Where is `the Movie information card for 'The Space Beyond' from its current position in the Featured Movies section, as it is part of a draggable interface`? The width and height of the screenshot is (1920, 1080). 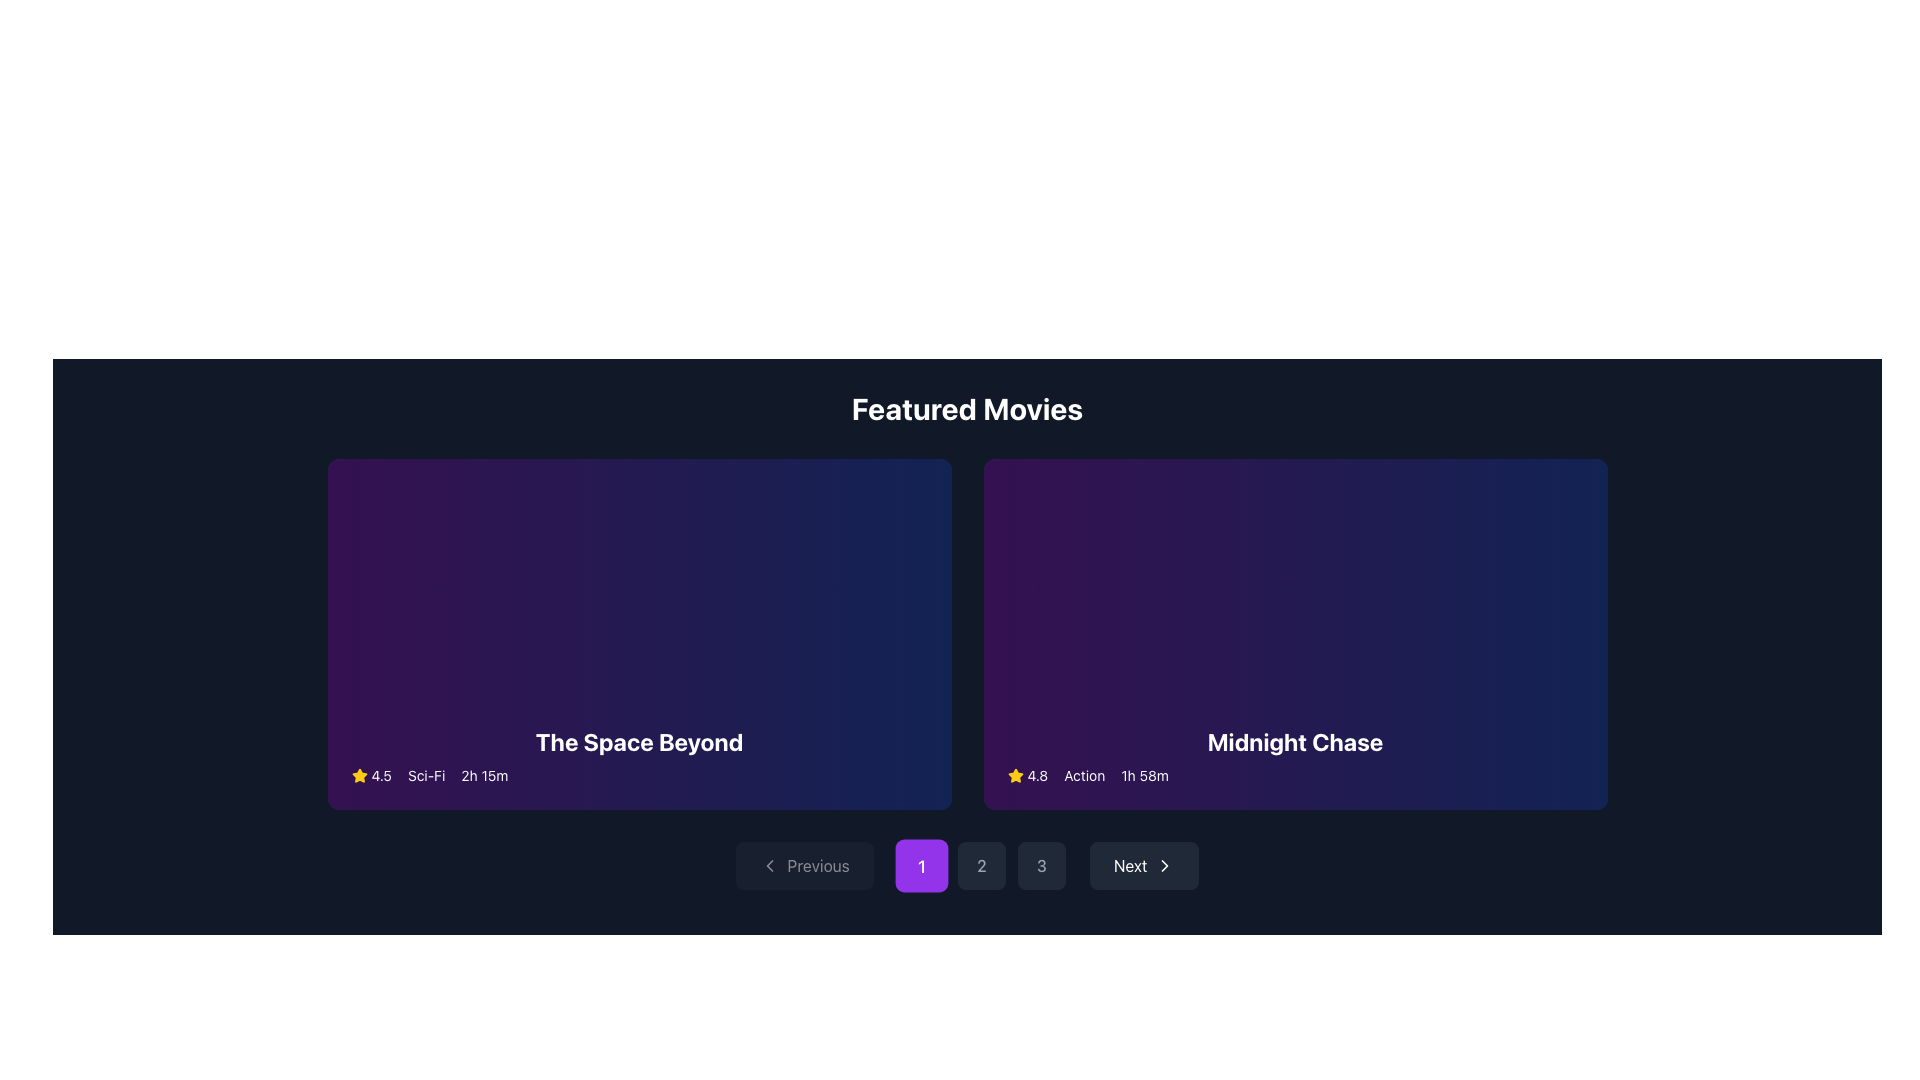 the Movie information card for 'The Space Beyond' from its current position in the Featured Movies section, as it is part of a draggable interface is located at coordinates (638, 634).